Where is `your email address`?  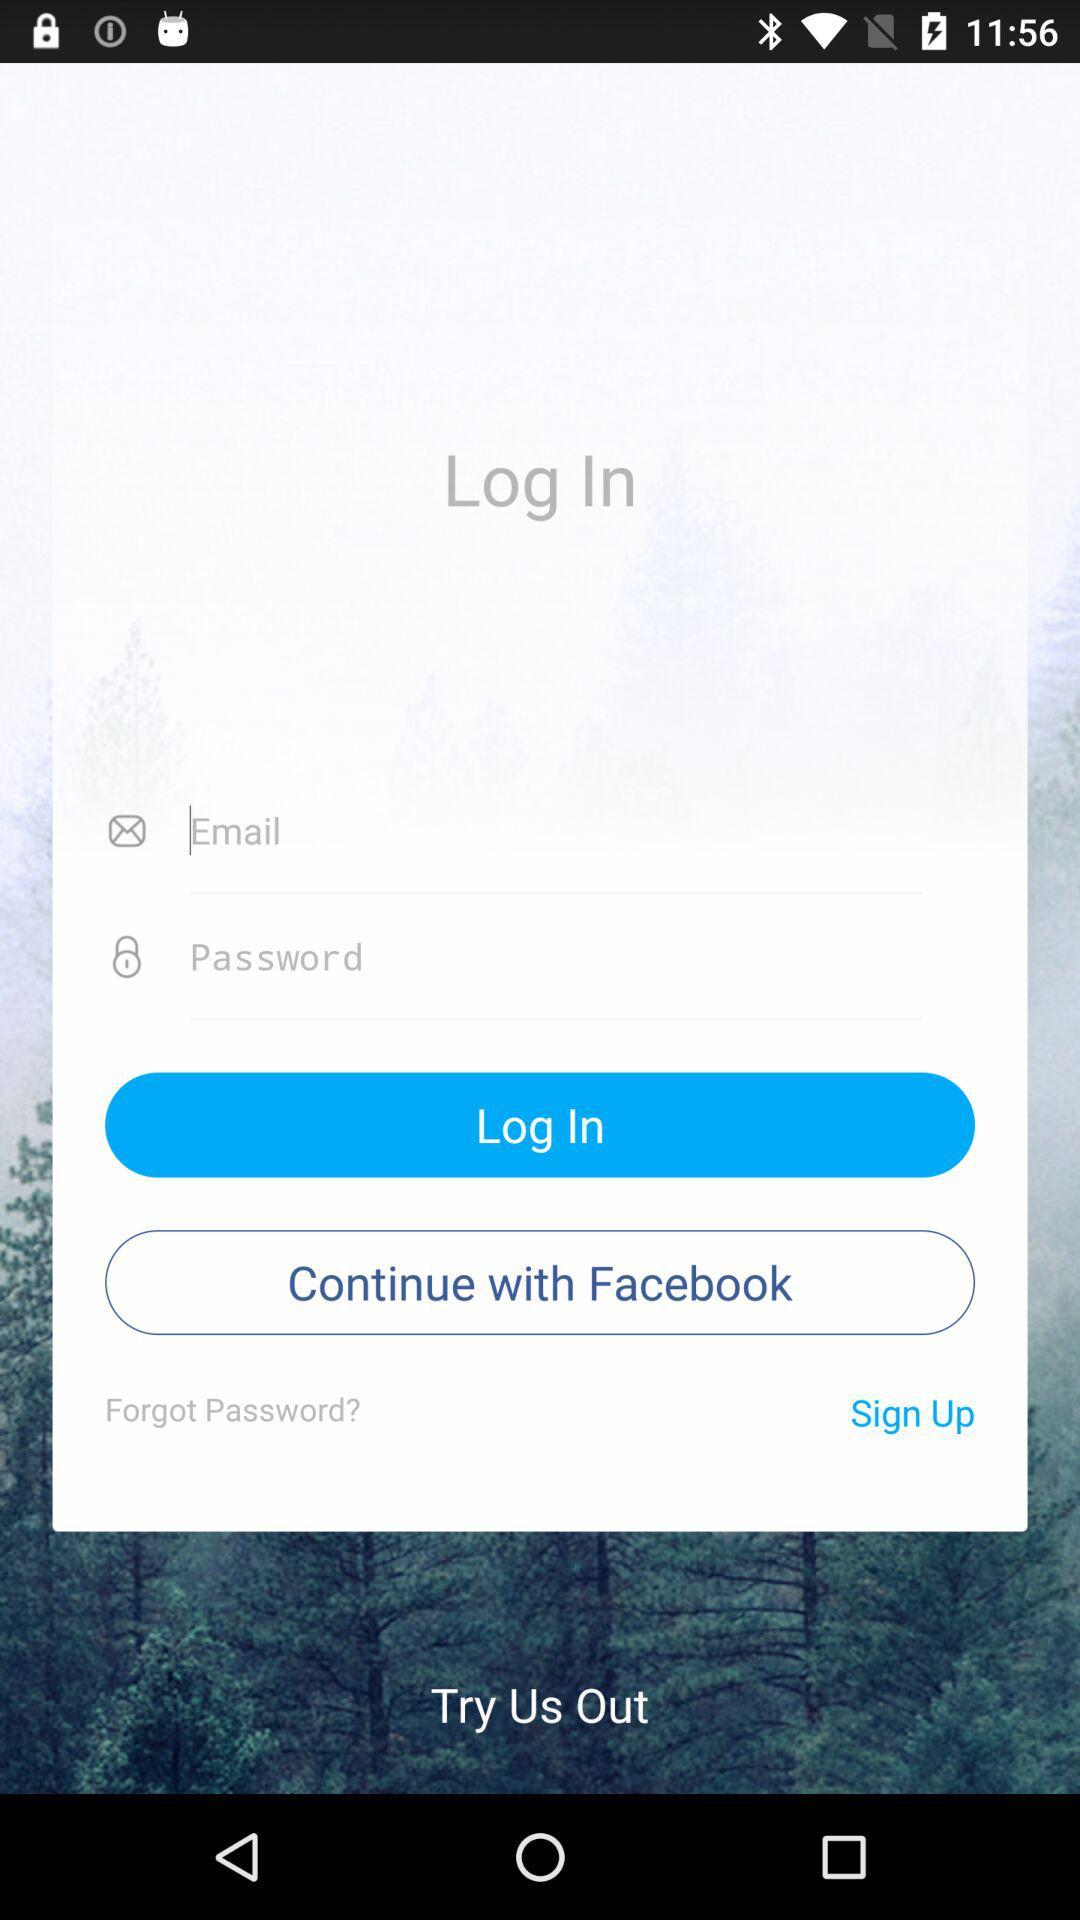 your email address is located at coordinates (556, 830).